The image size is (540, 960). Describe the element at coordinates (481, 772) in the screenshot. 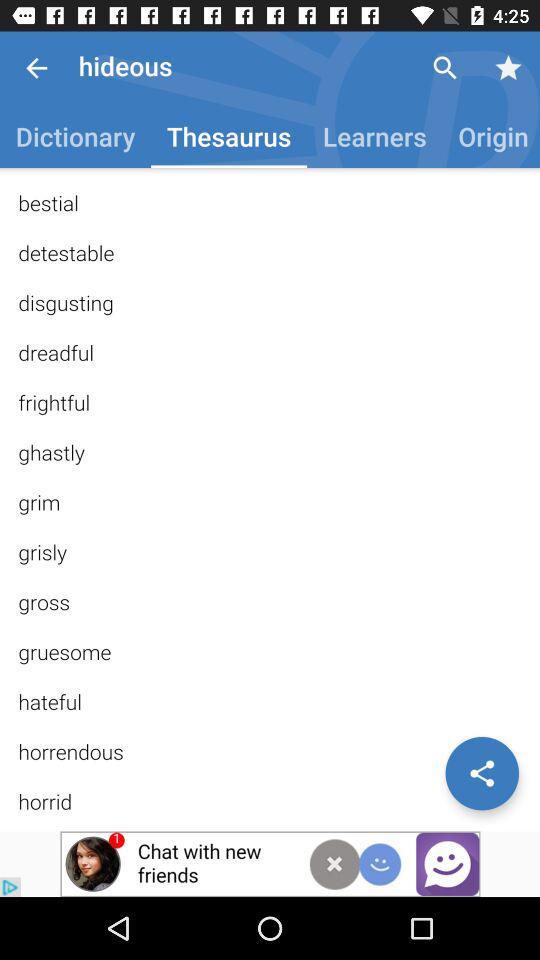

I see `the share icon` at that location.